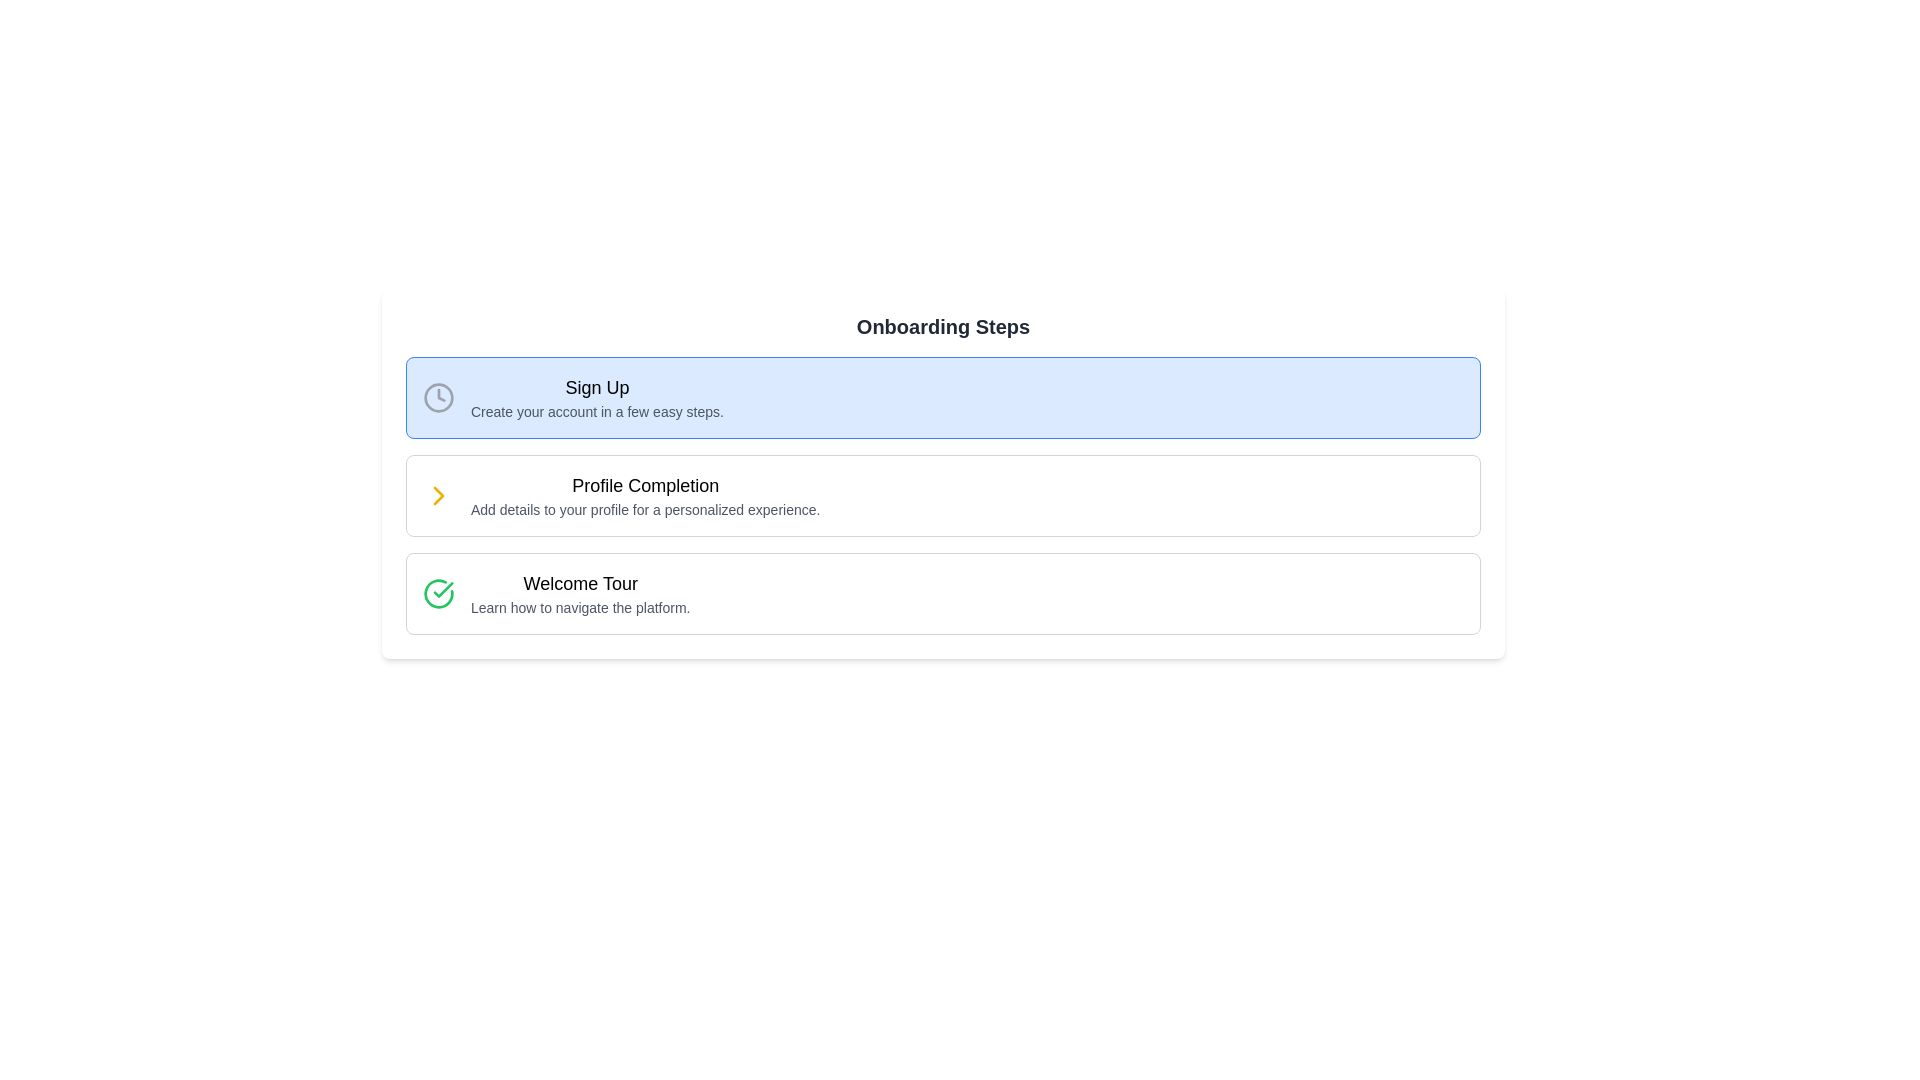 This screenshot has width=1920, height=1080. I want to click on the yellow right-facing chevron arrow icon located within the 'Profile Completion' action card, so click(437, 495).